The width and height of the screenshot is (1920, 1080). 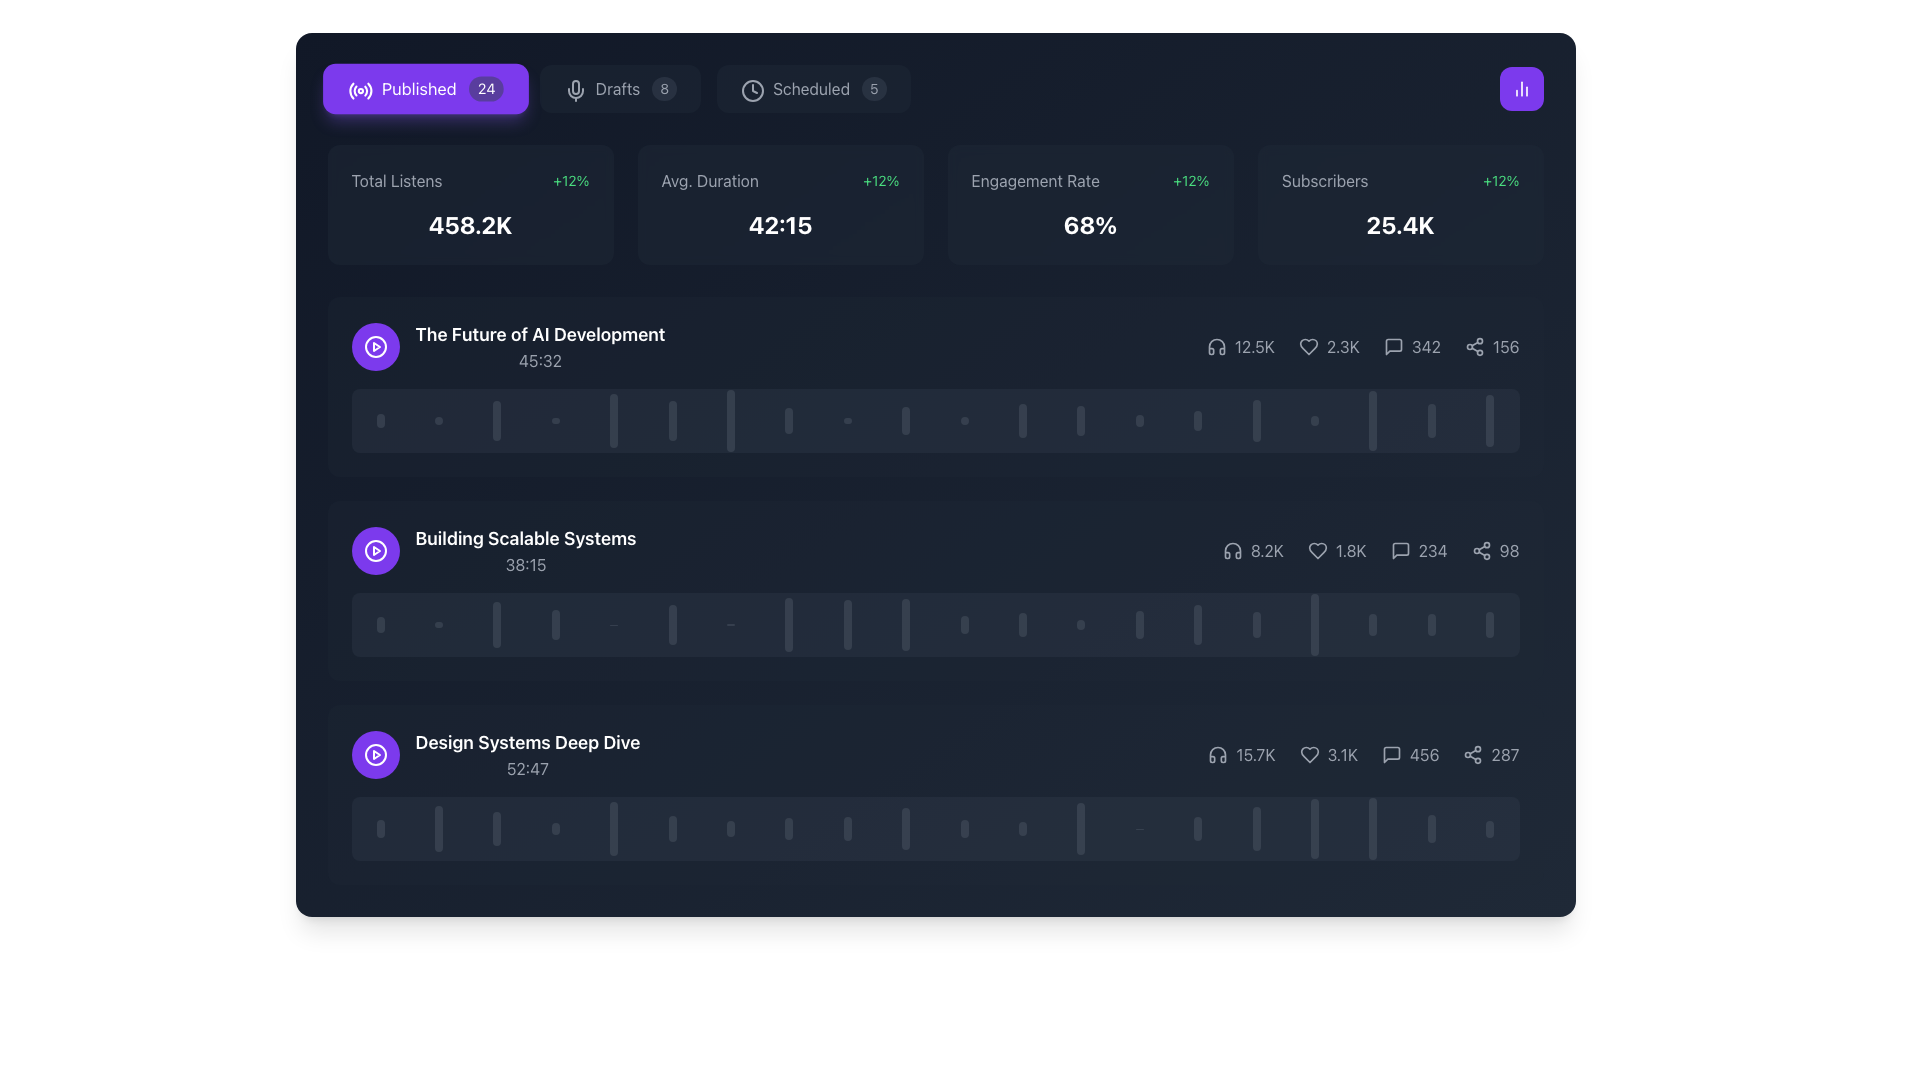 What do you see at coordinates (1490, 829) in the screenshot?
I see `the last visual marker or progress indicator, which is a narrow, rounded vertical bar with a gray color and partial transparency, located at the bottom-right corner under 'Design Systems Deep Dive'` at bounding box center [1490, 829].